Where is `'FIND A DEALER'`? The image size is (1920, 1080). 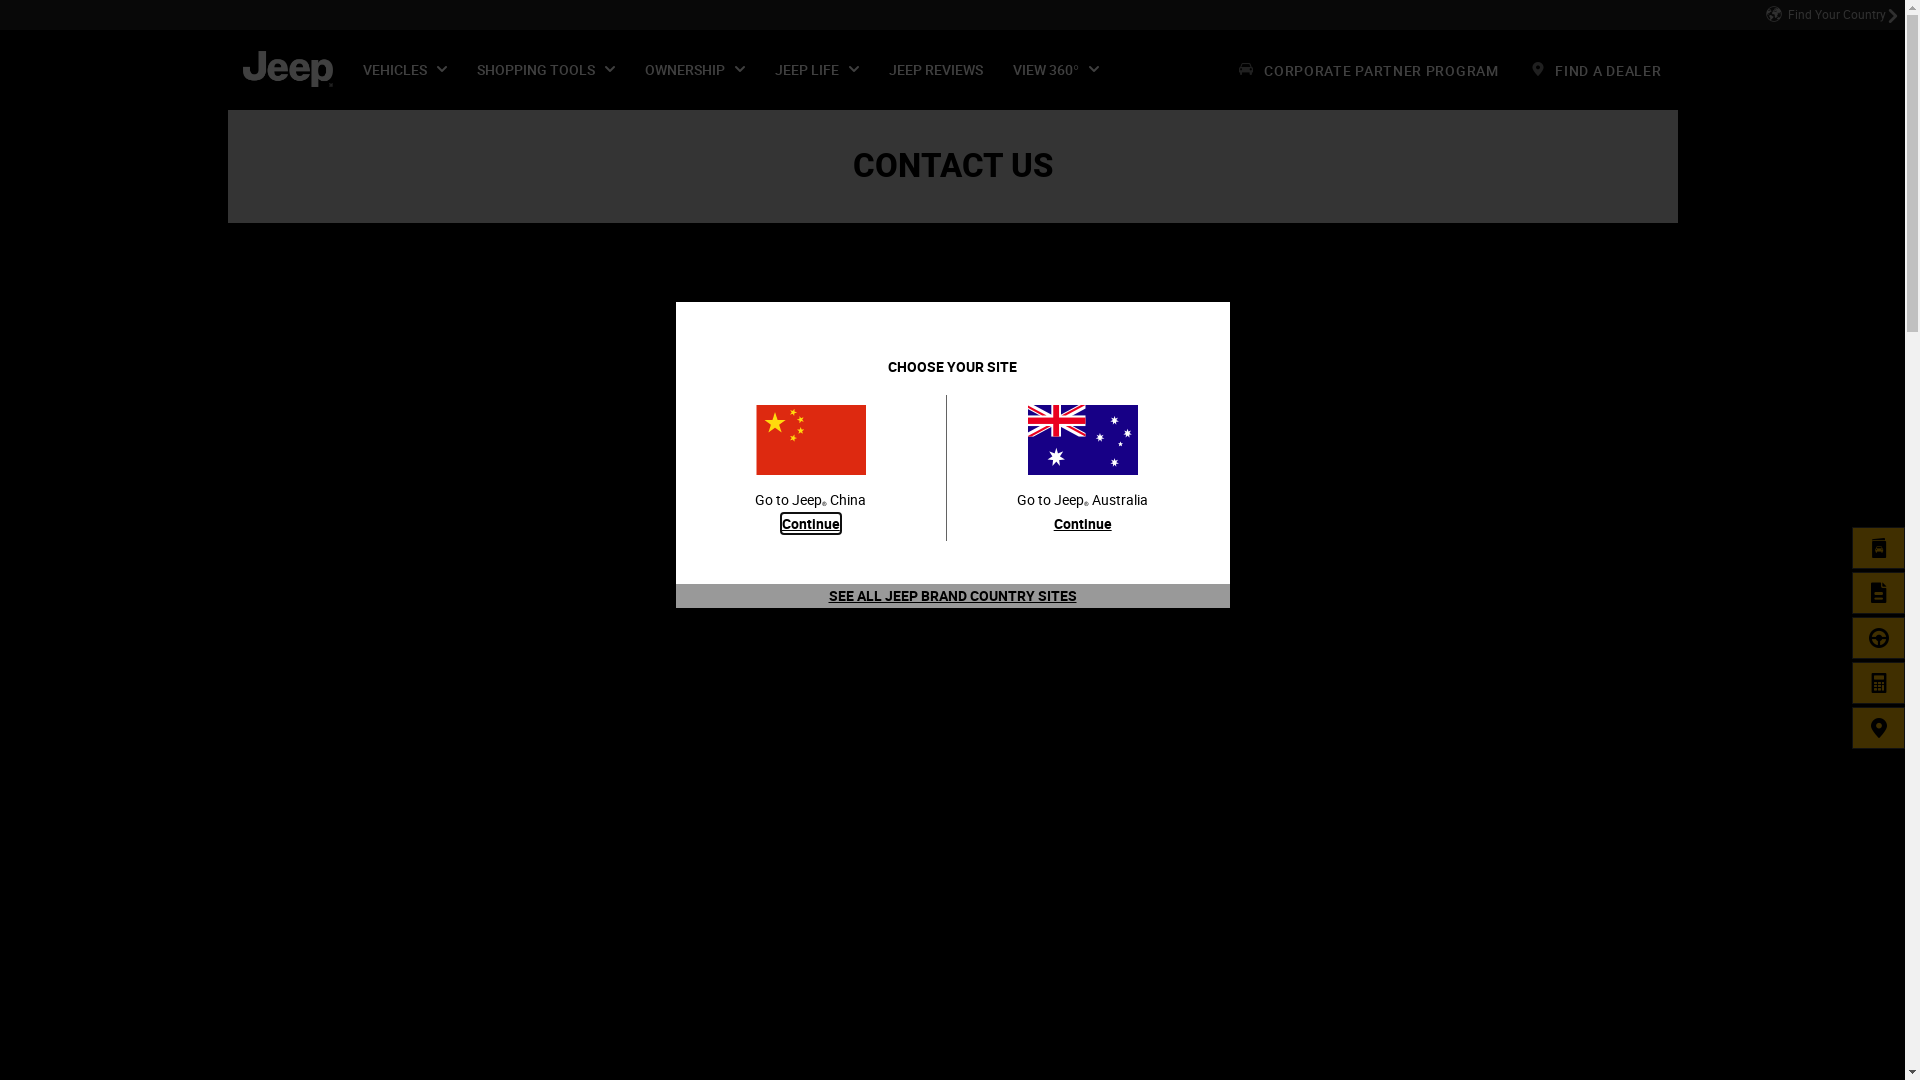
'FIND A DEALER' is located at coordinates (1877, 728).